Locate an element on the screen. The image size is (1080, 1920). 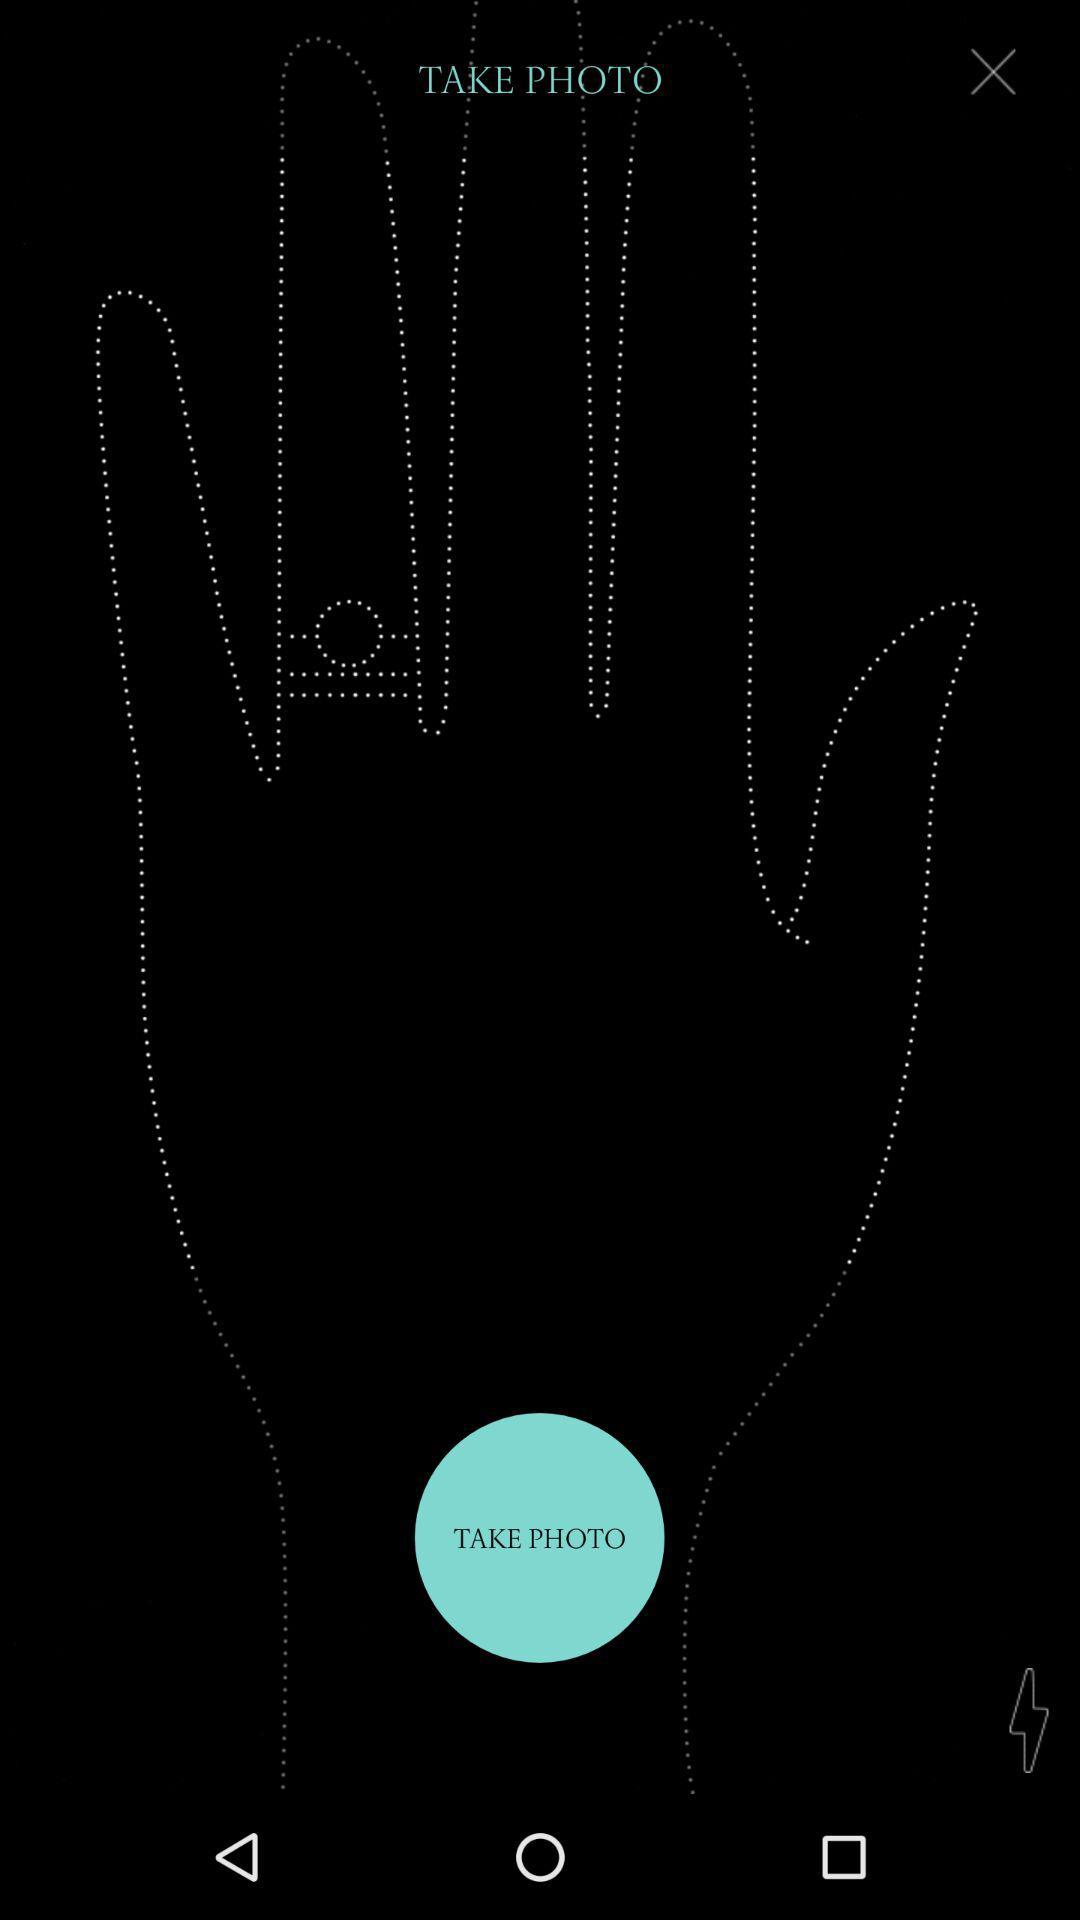
the close icon is located at coordinates (992, 76).